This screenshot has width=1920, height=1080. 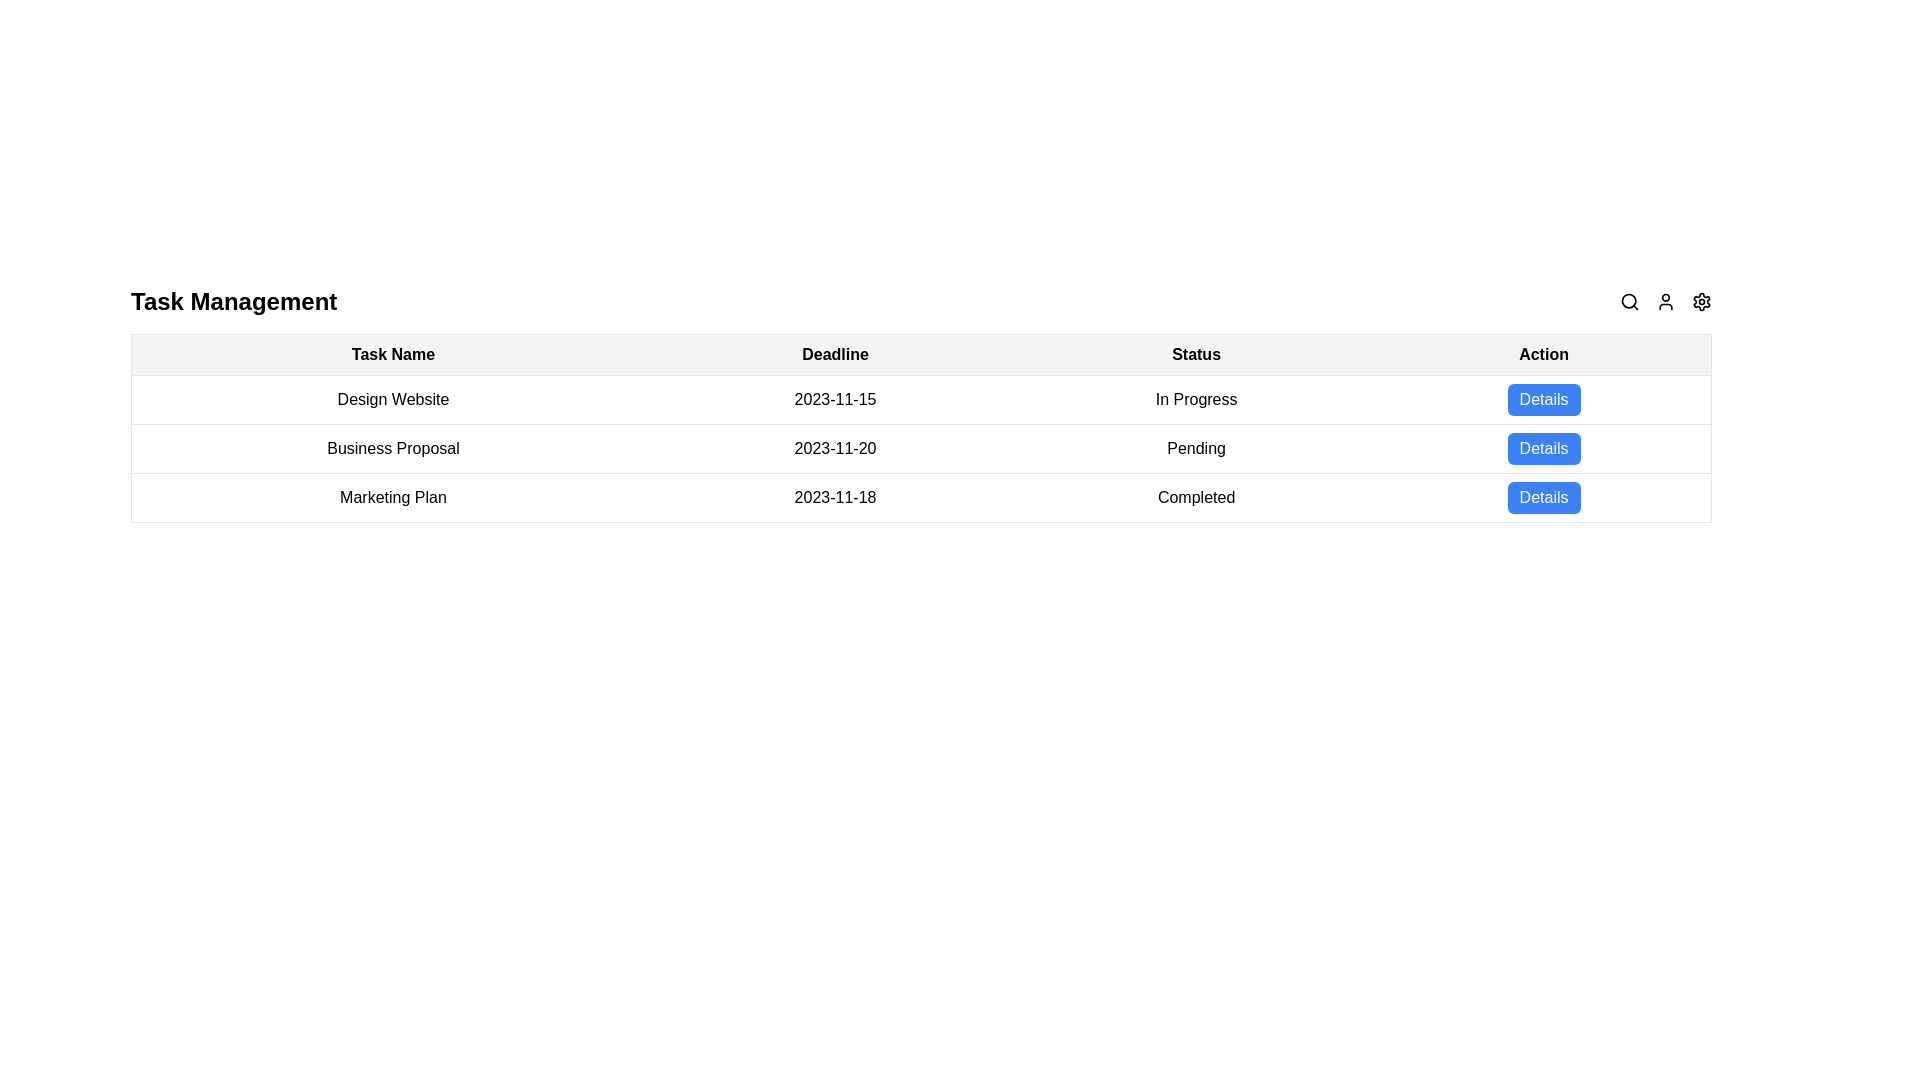 I want to click on the user profile icon, which is a small, minimalist design located in the top right bar of the interface, positioned between a magnifying glass search icon and a gear icon, so click(x=1665, y=301).